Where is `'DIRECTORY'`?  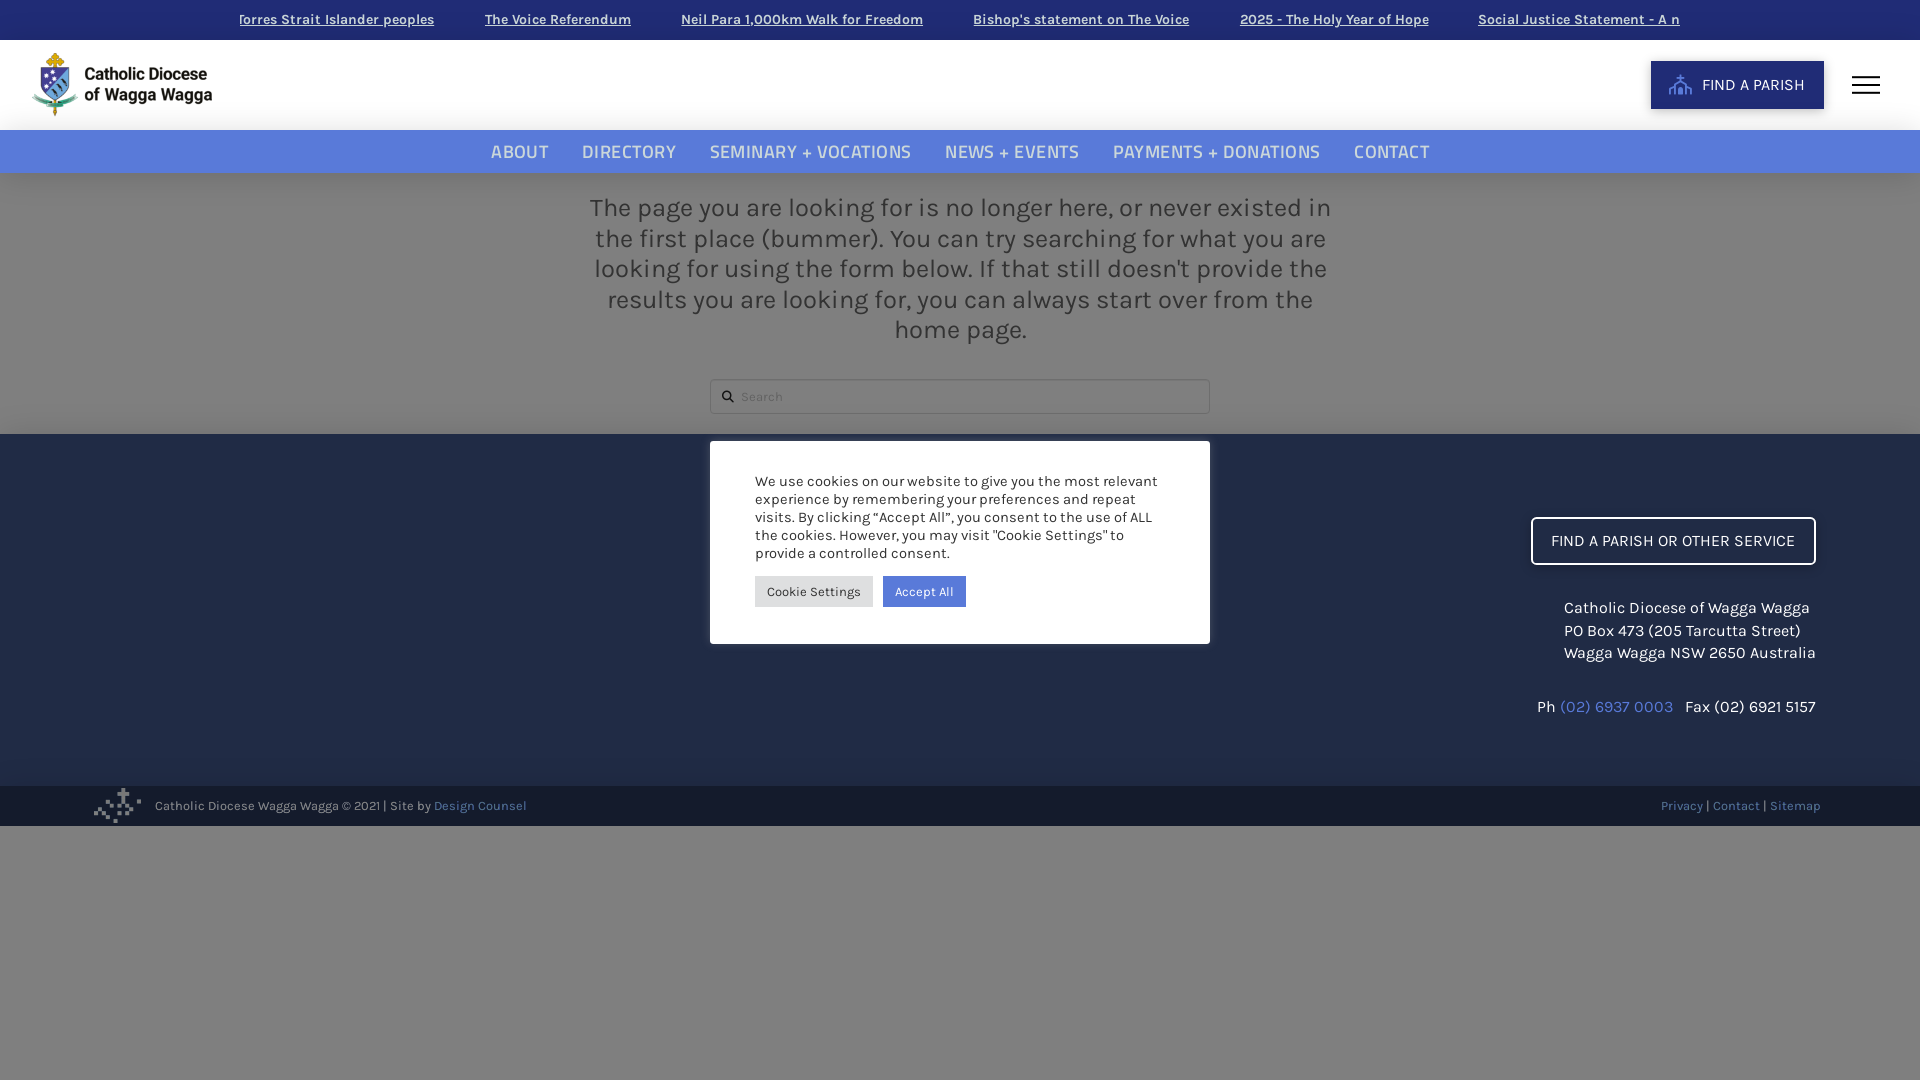
'DIRECTORY' is located at coordinates (627, 150).